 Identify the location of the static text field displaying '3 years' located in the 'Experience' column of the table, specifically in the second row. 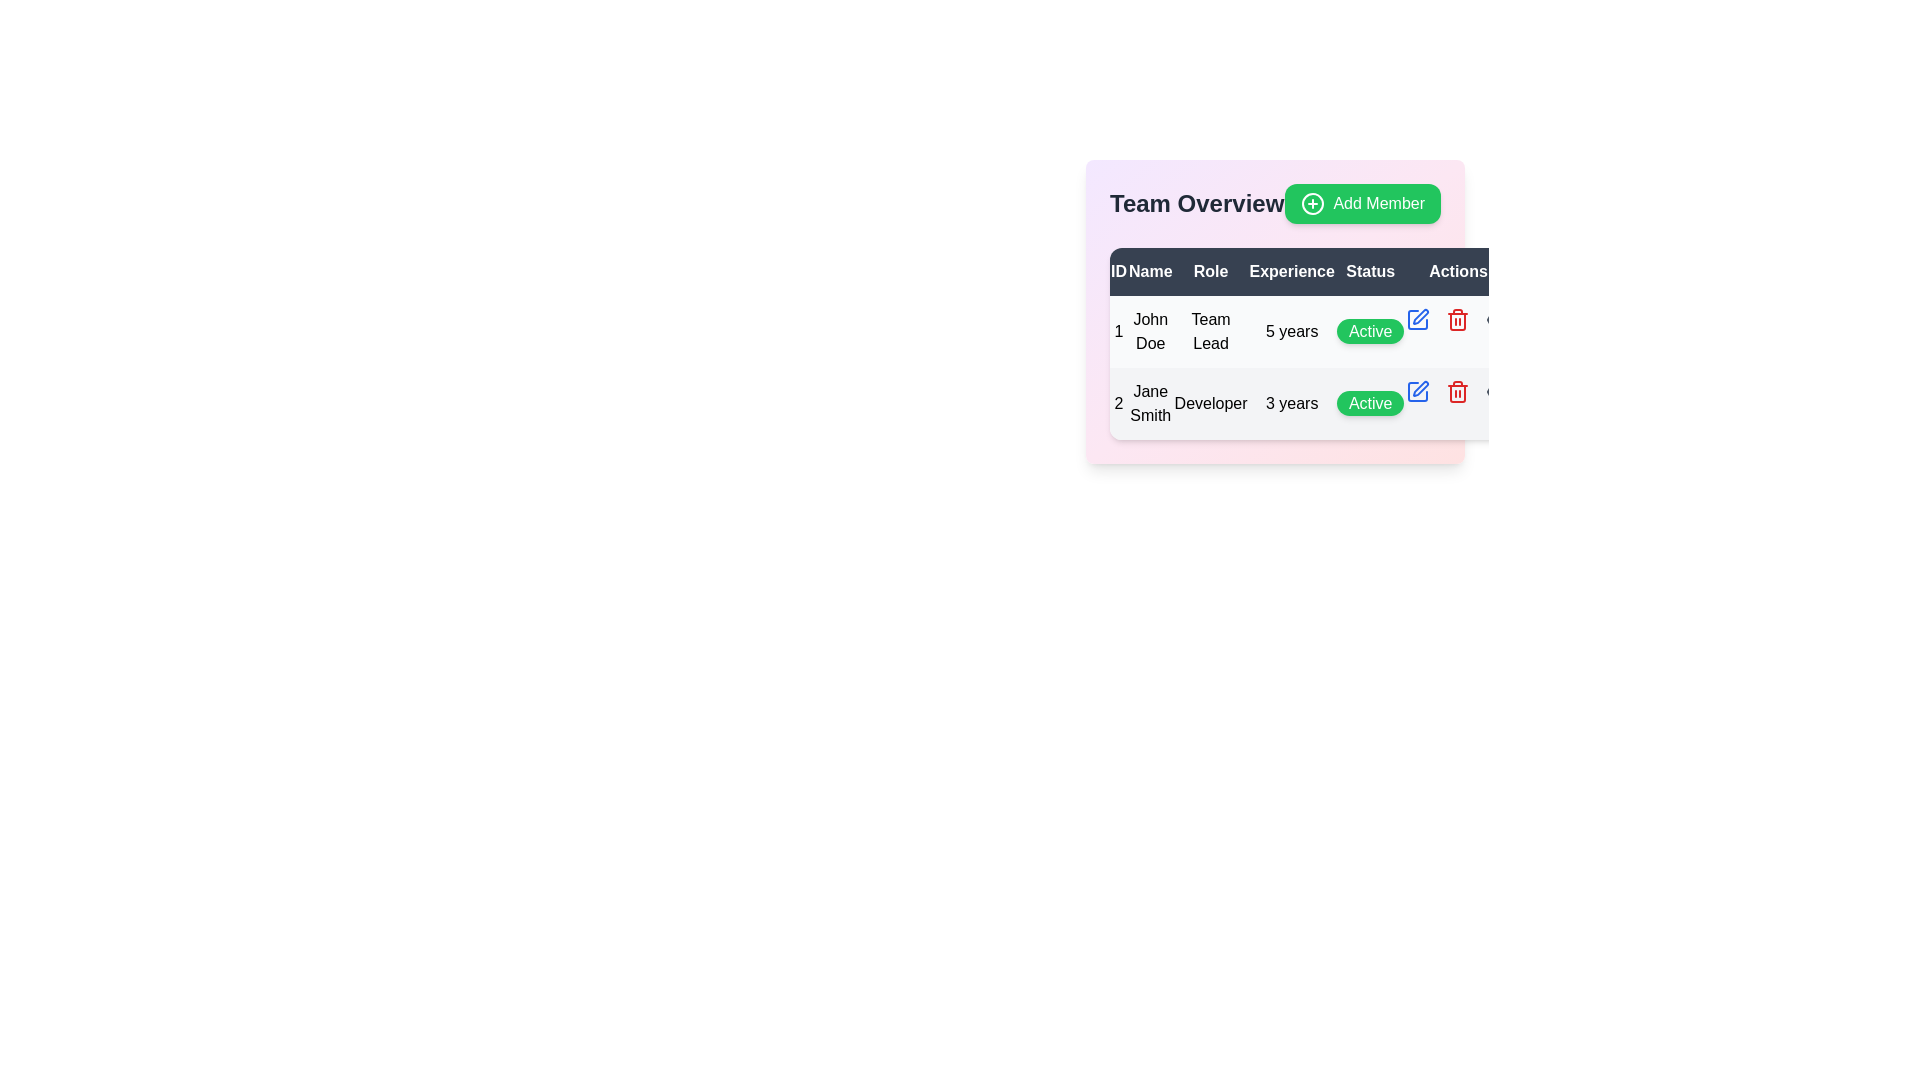
(1292, 404).